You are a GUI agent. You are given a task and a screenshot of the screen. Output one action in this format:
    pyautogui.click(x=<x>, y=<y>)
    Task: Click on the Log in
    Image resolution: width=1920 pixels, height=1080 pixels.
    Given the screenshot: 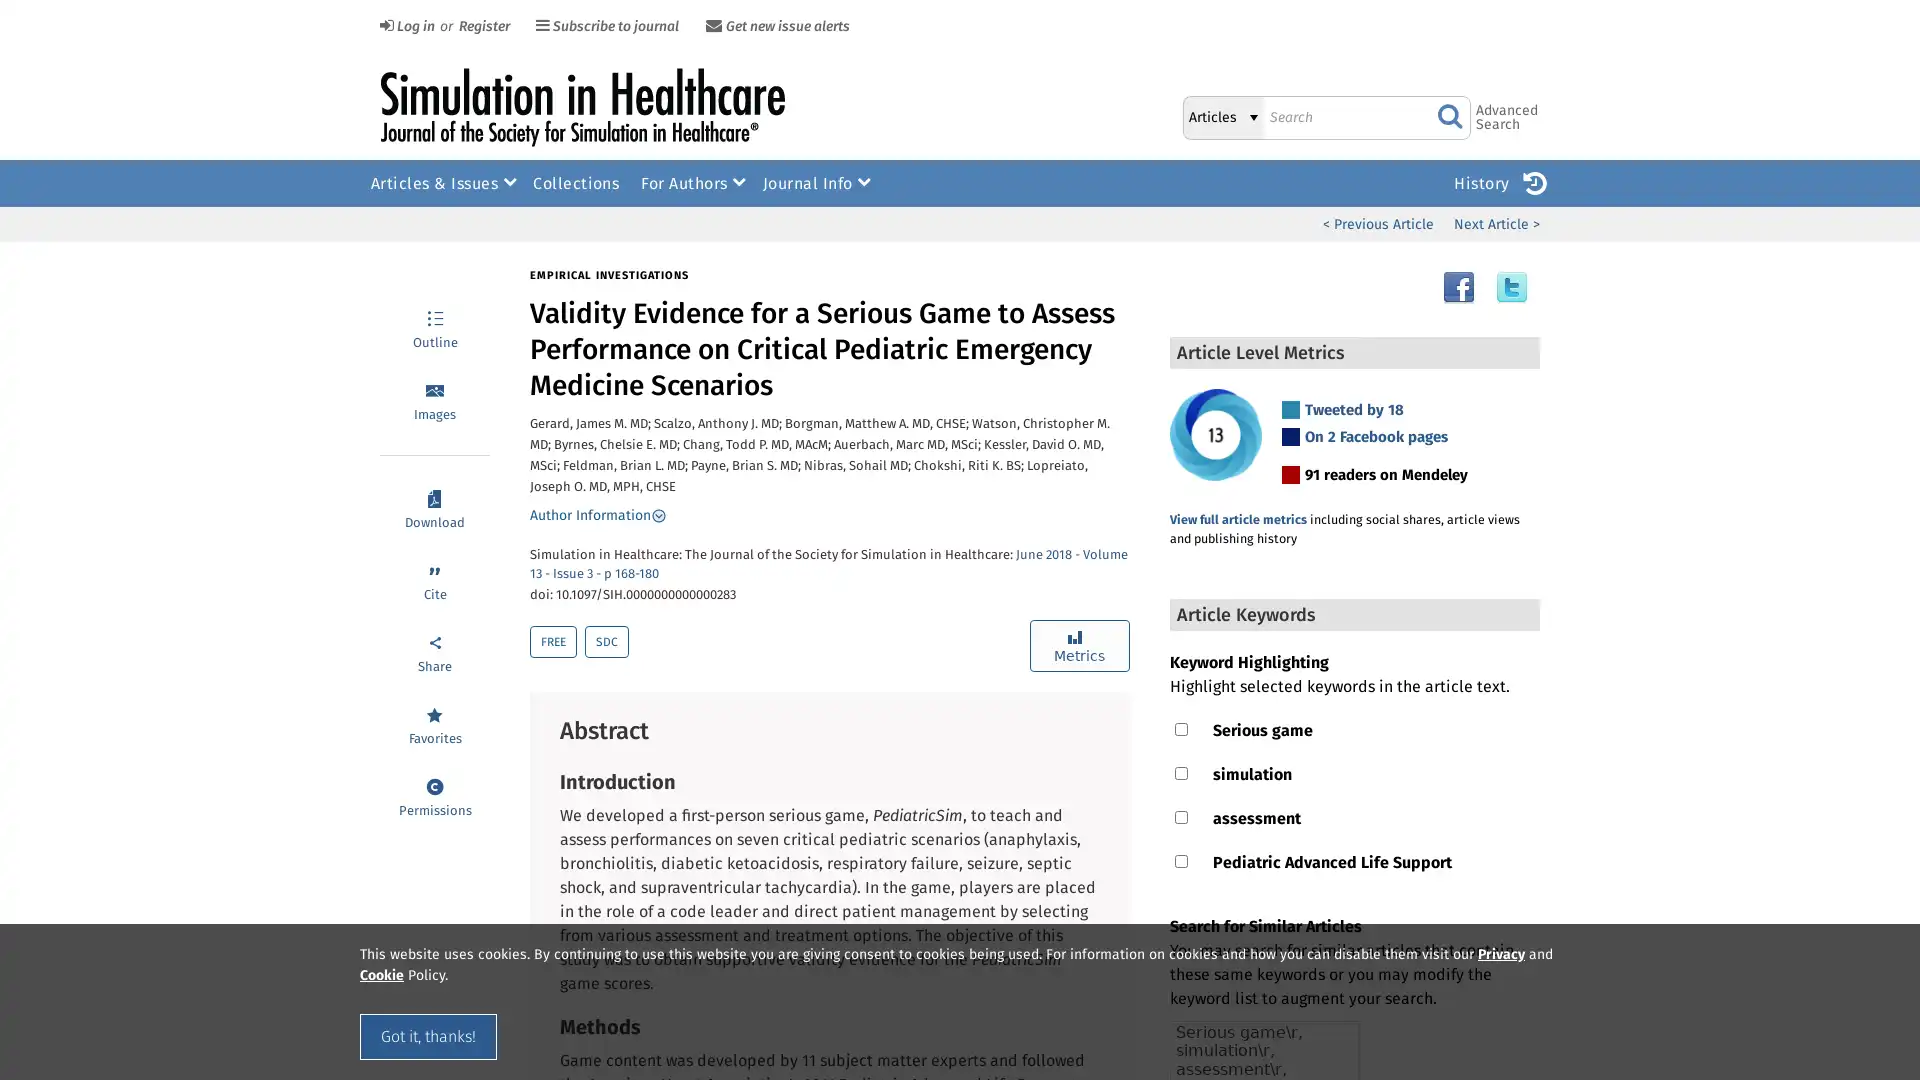 What is the action you would take?
    pyautogui.click(x=405, y=27)
    